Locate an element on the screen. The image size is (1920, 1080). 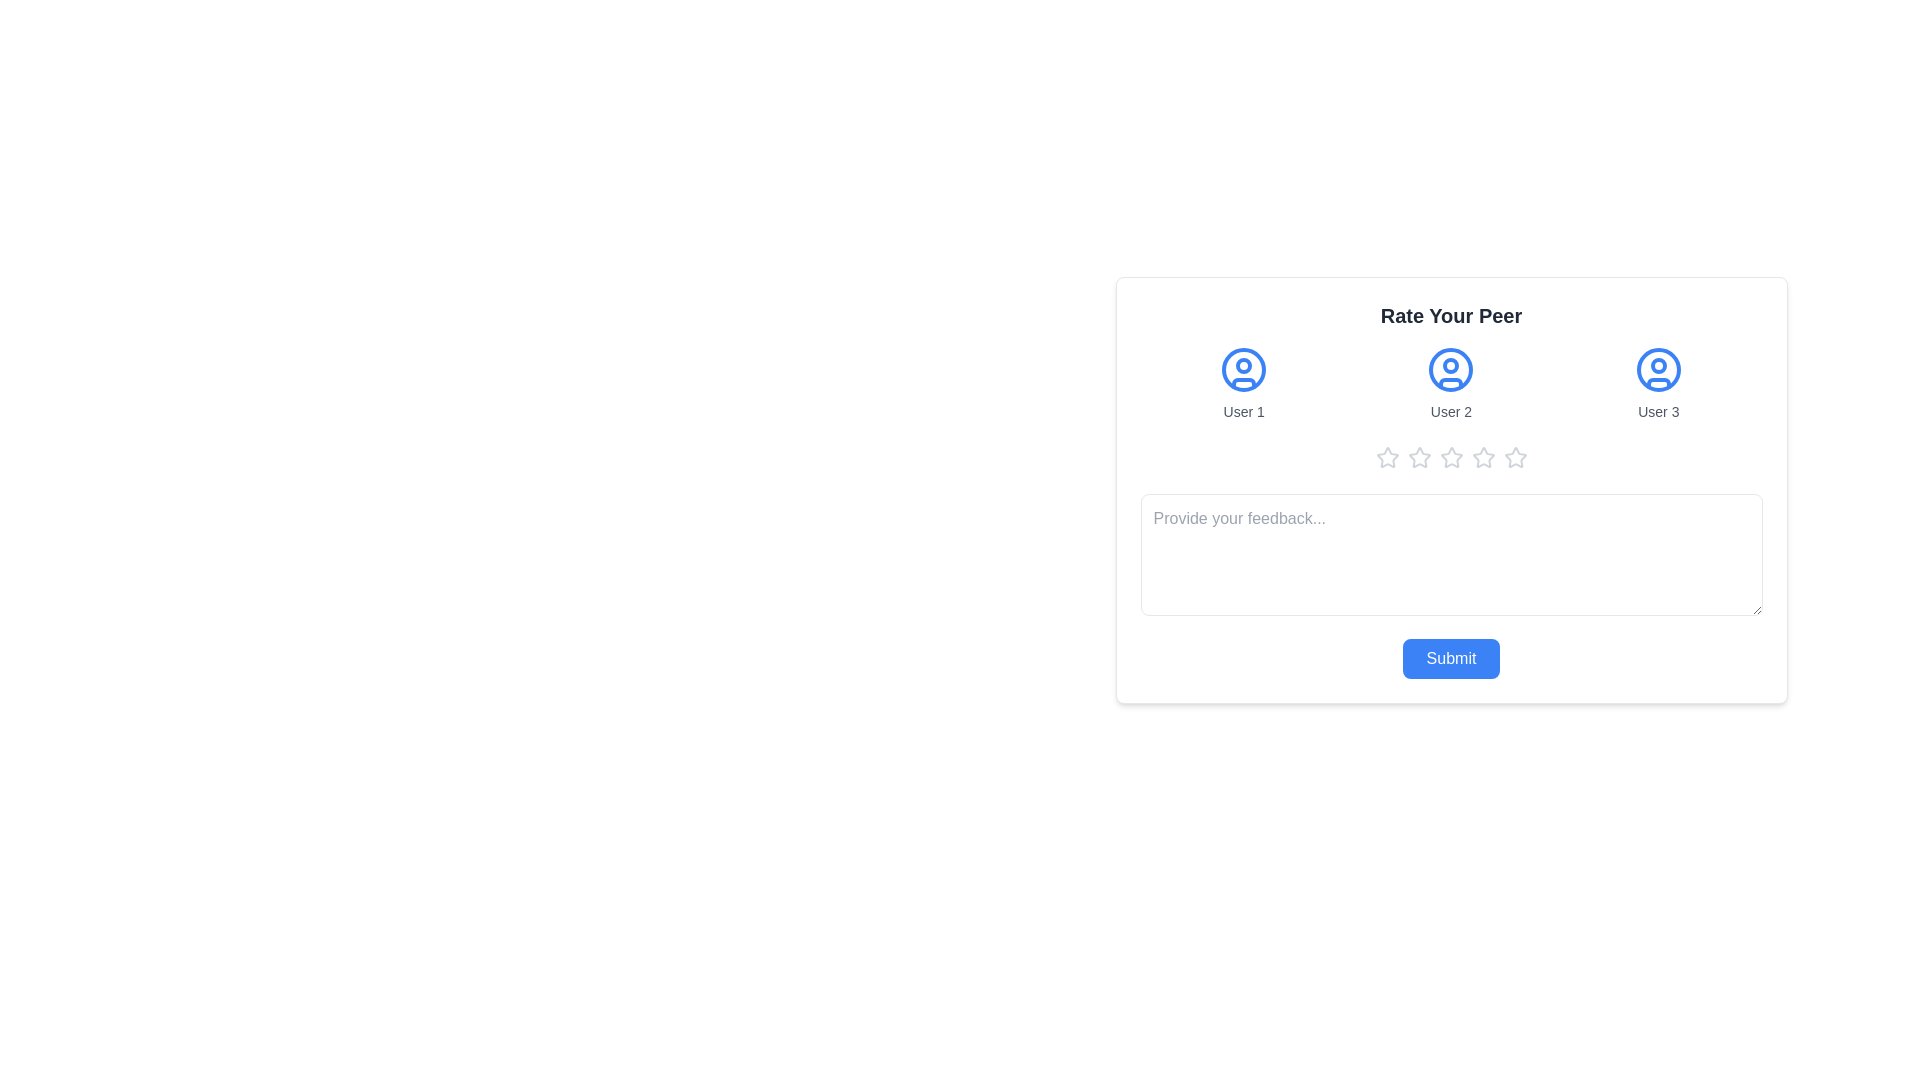
the avatar and label of User 1 is located at coordinates (1243, 384).